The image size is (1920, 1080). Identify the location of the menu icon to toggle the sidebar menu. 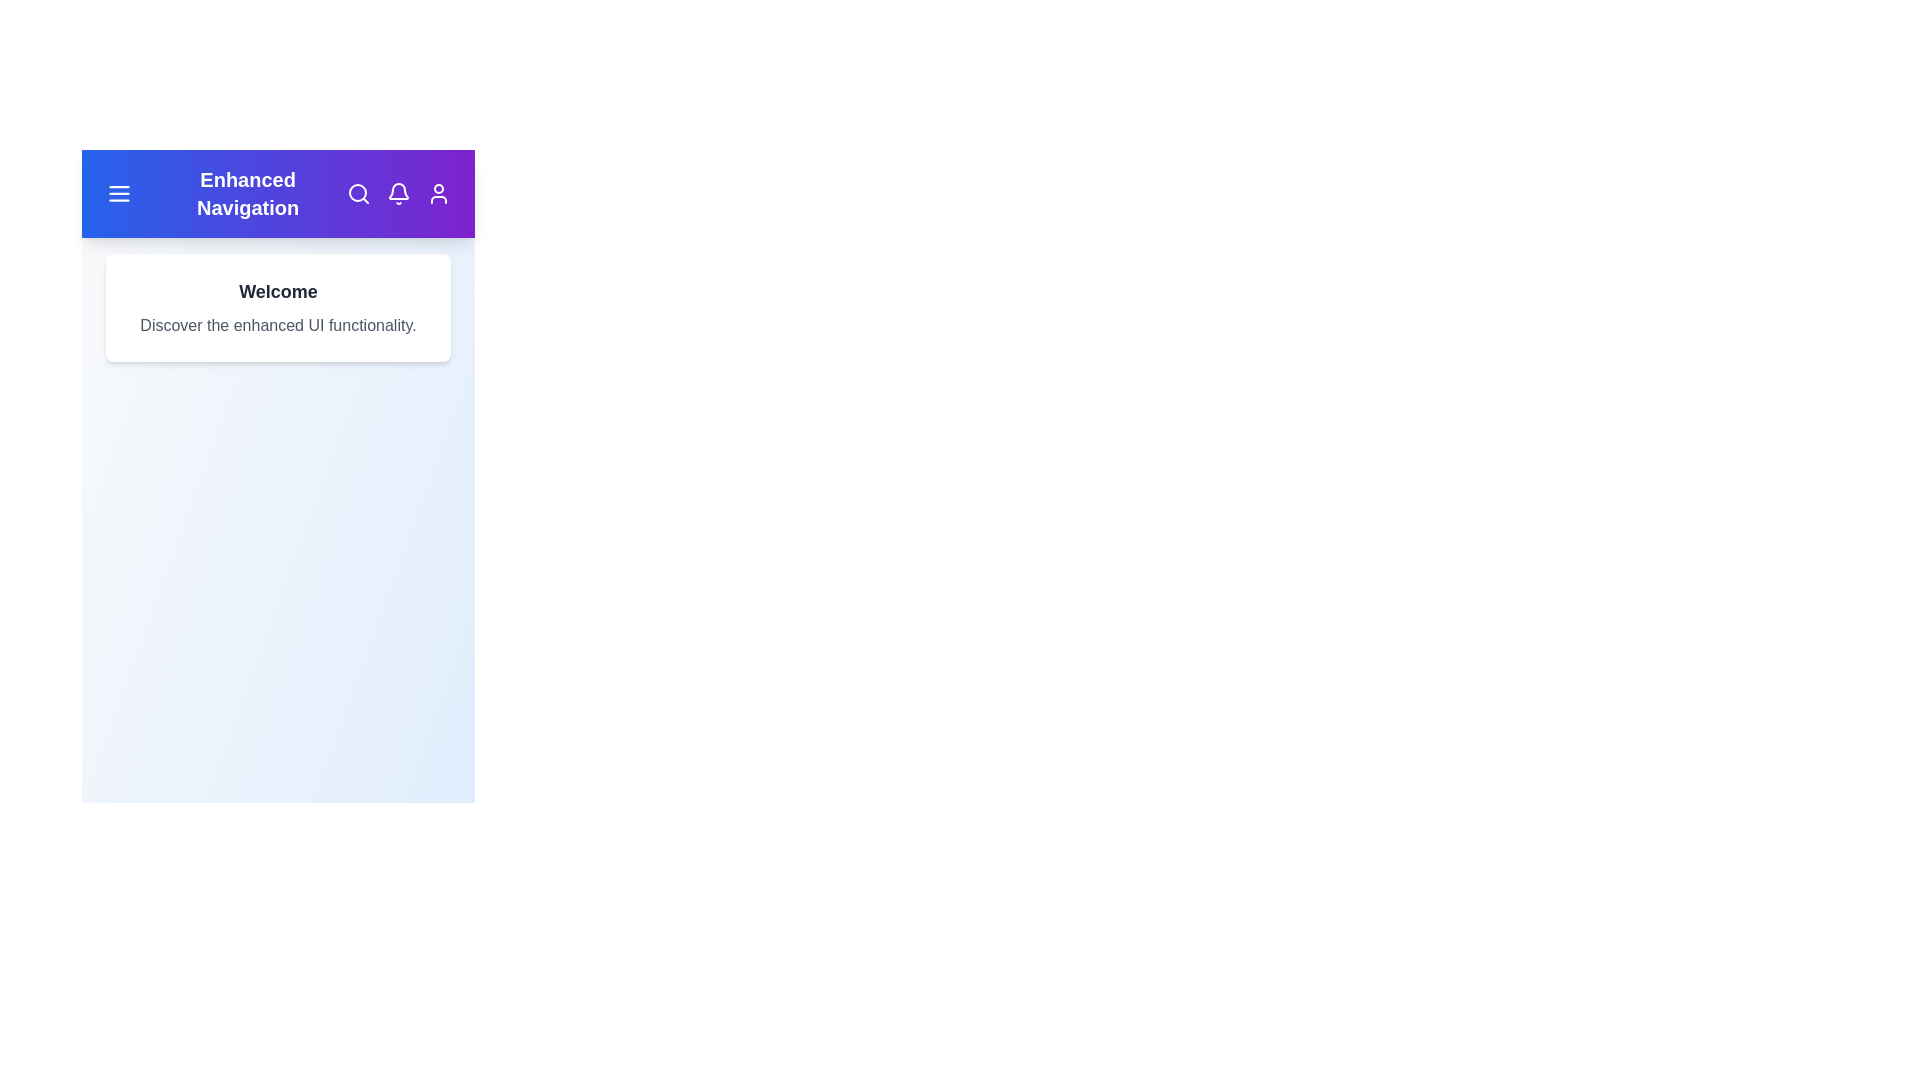
(118, 193).